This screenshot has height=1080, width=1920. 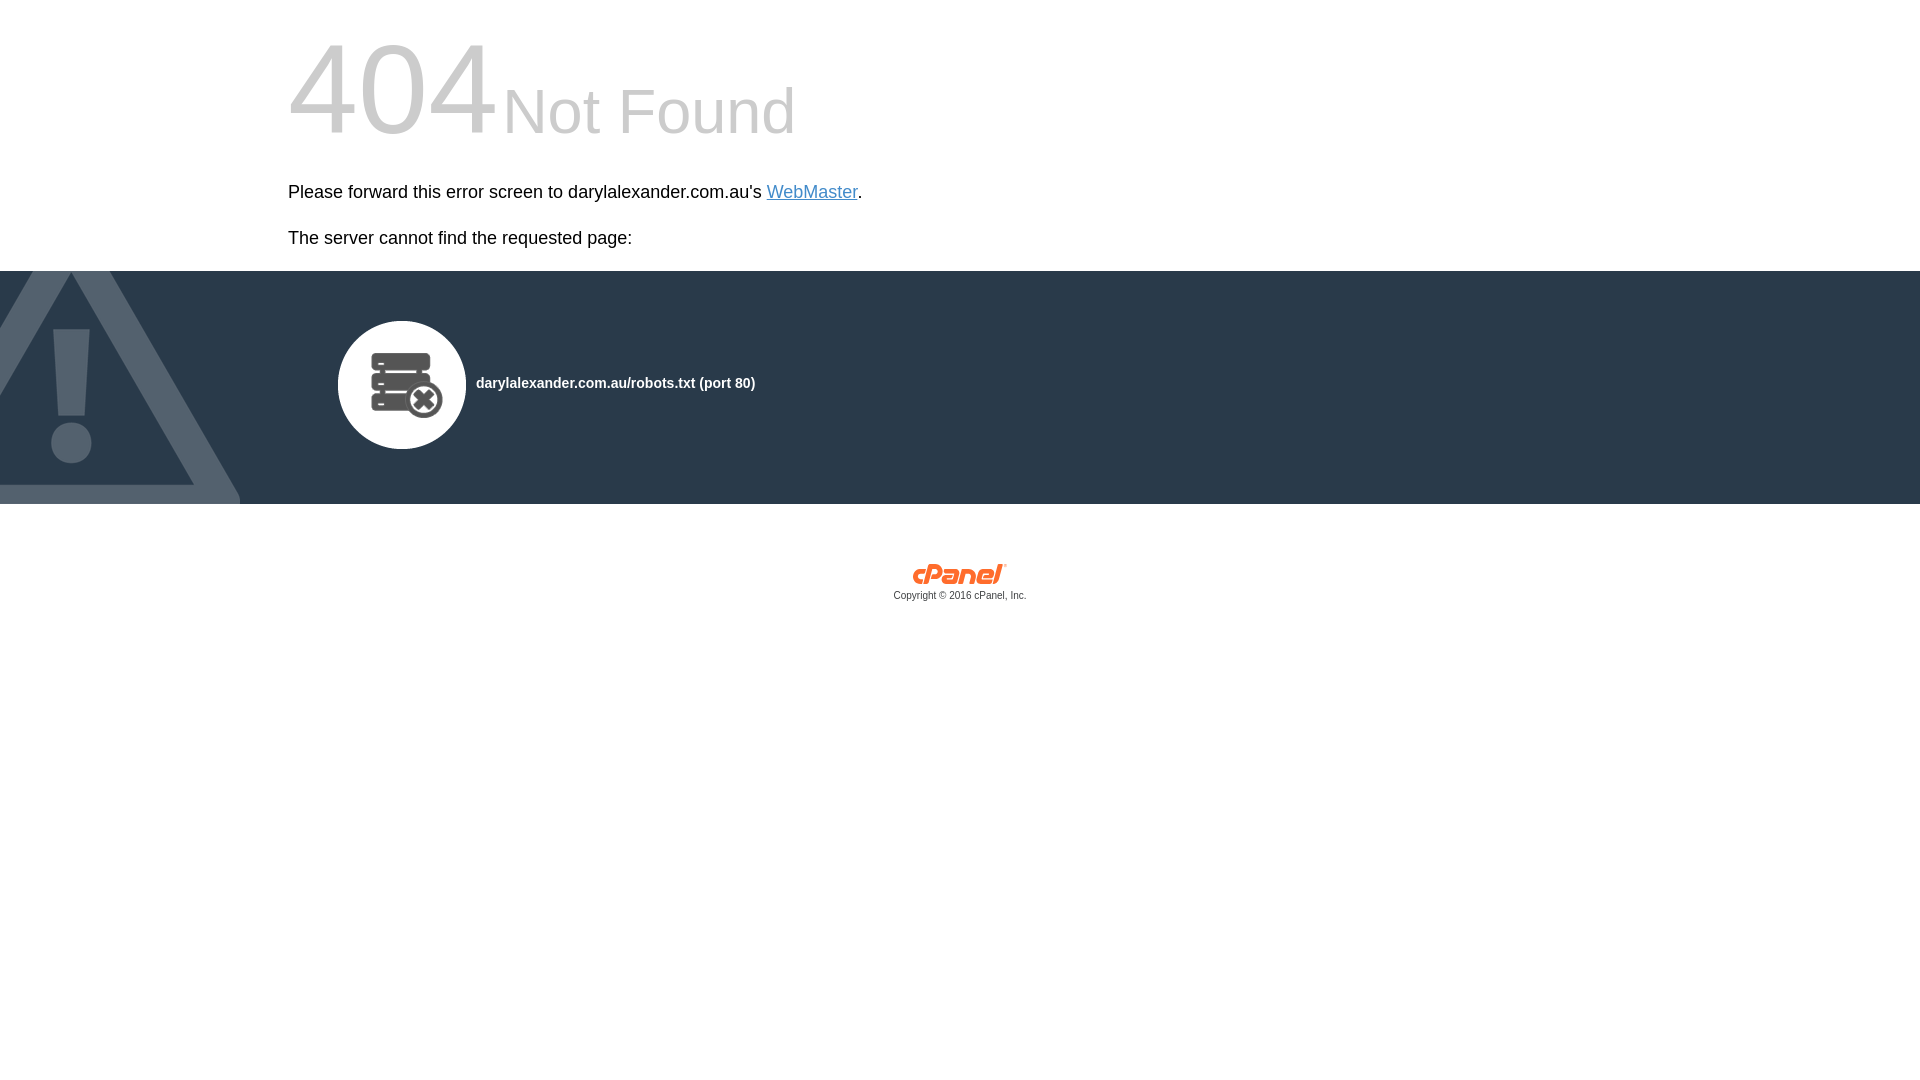 I want to click on 'WebMaster', so click(x=812, y=192).